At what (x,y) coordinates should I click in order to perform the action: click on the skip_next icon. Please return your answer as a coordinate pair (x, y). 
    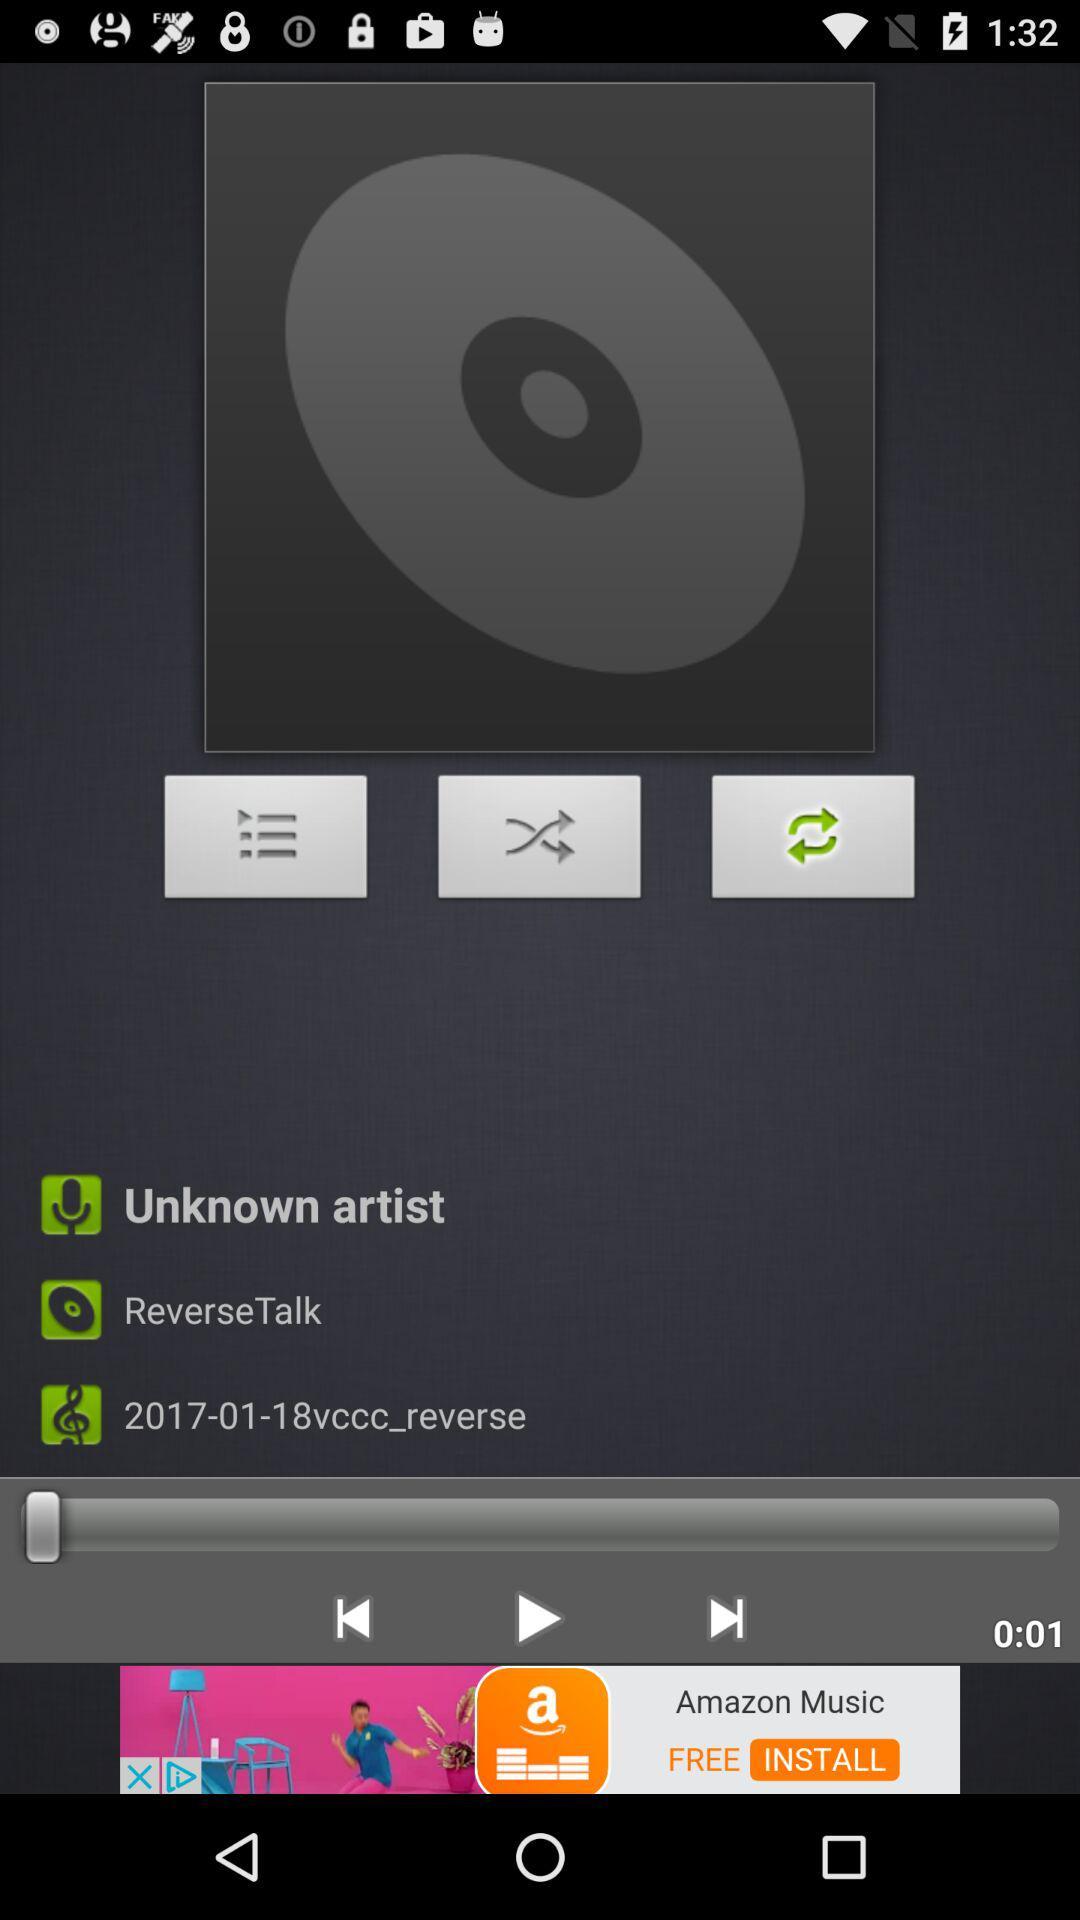
    Looking at the image, I should click on (726, 1730).